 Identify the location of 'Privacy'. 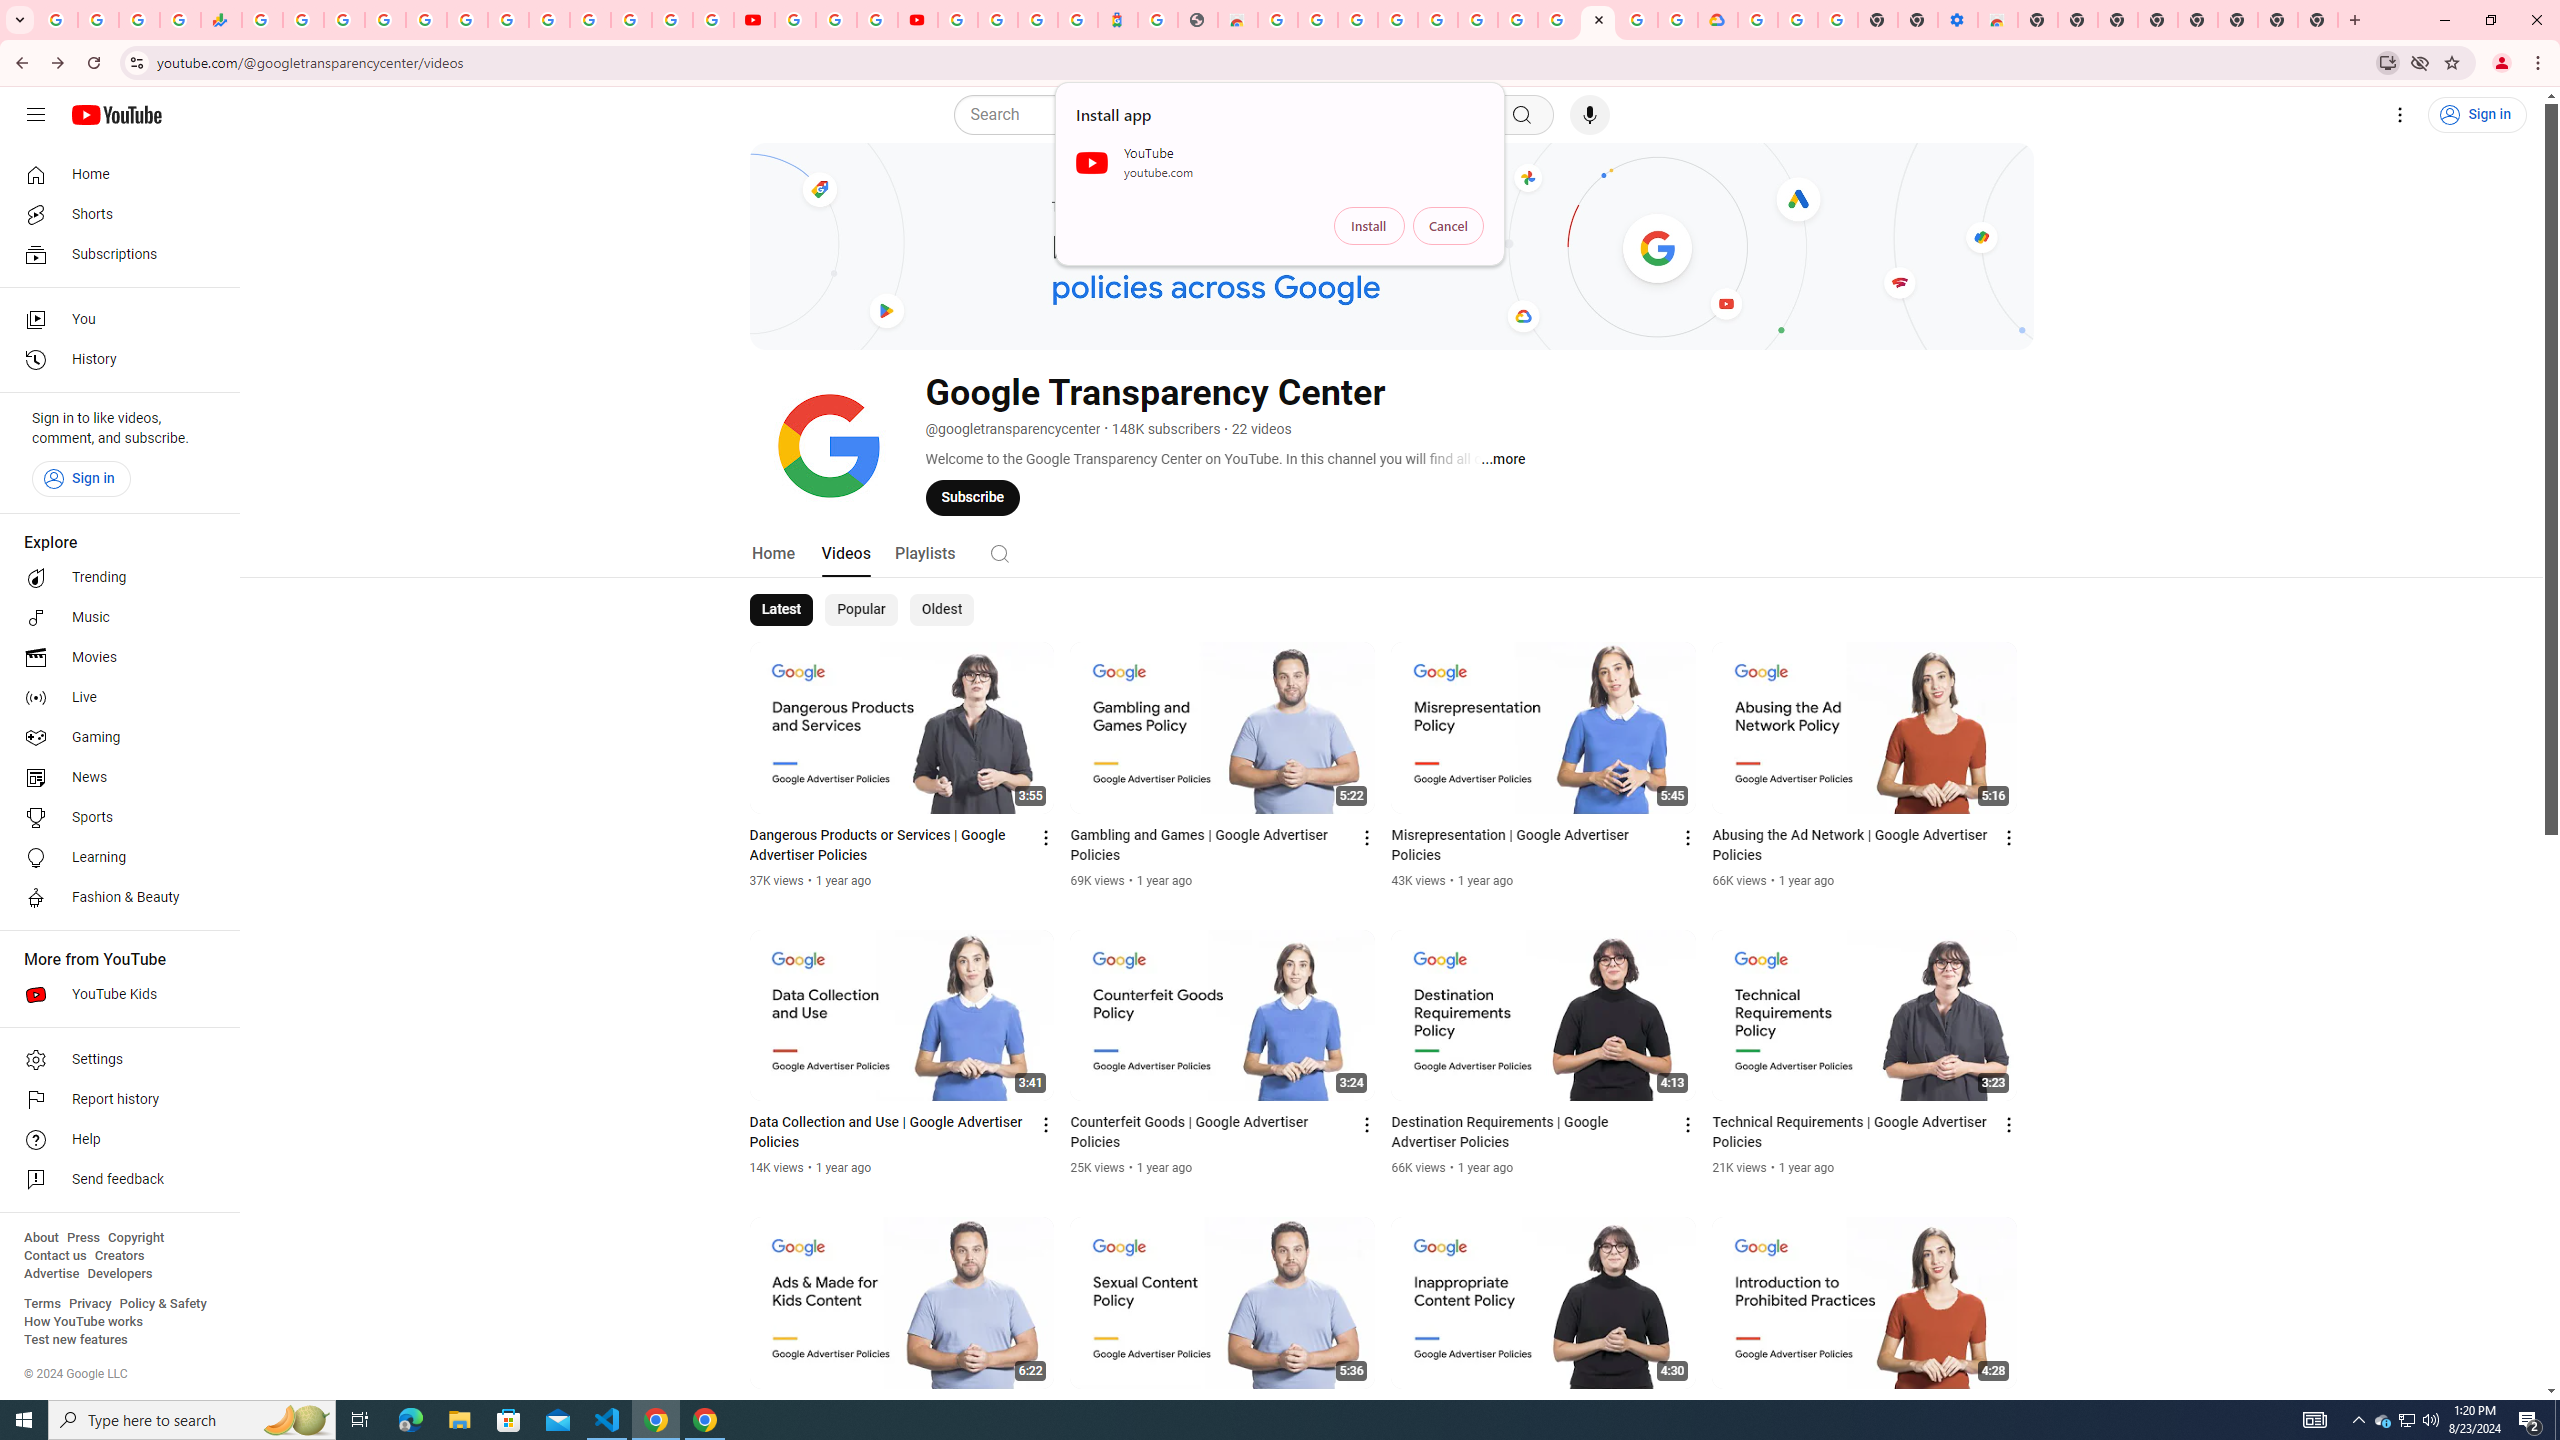
(89, 1302).